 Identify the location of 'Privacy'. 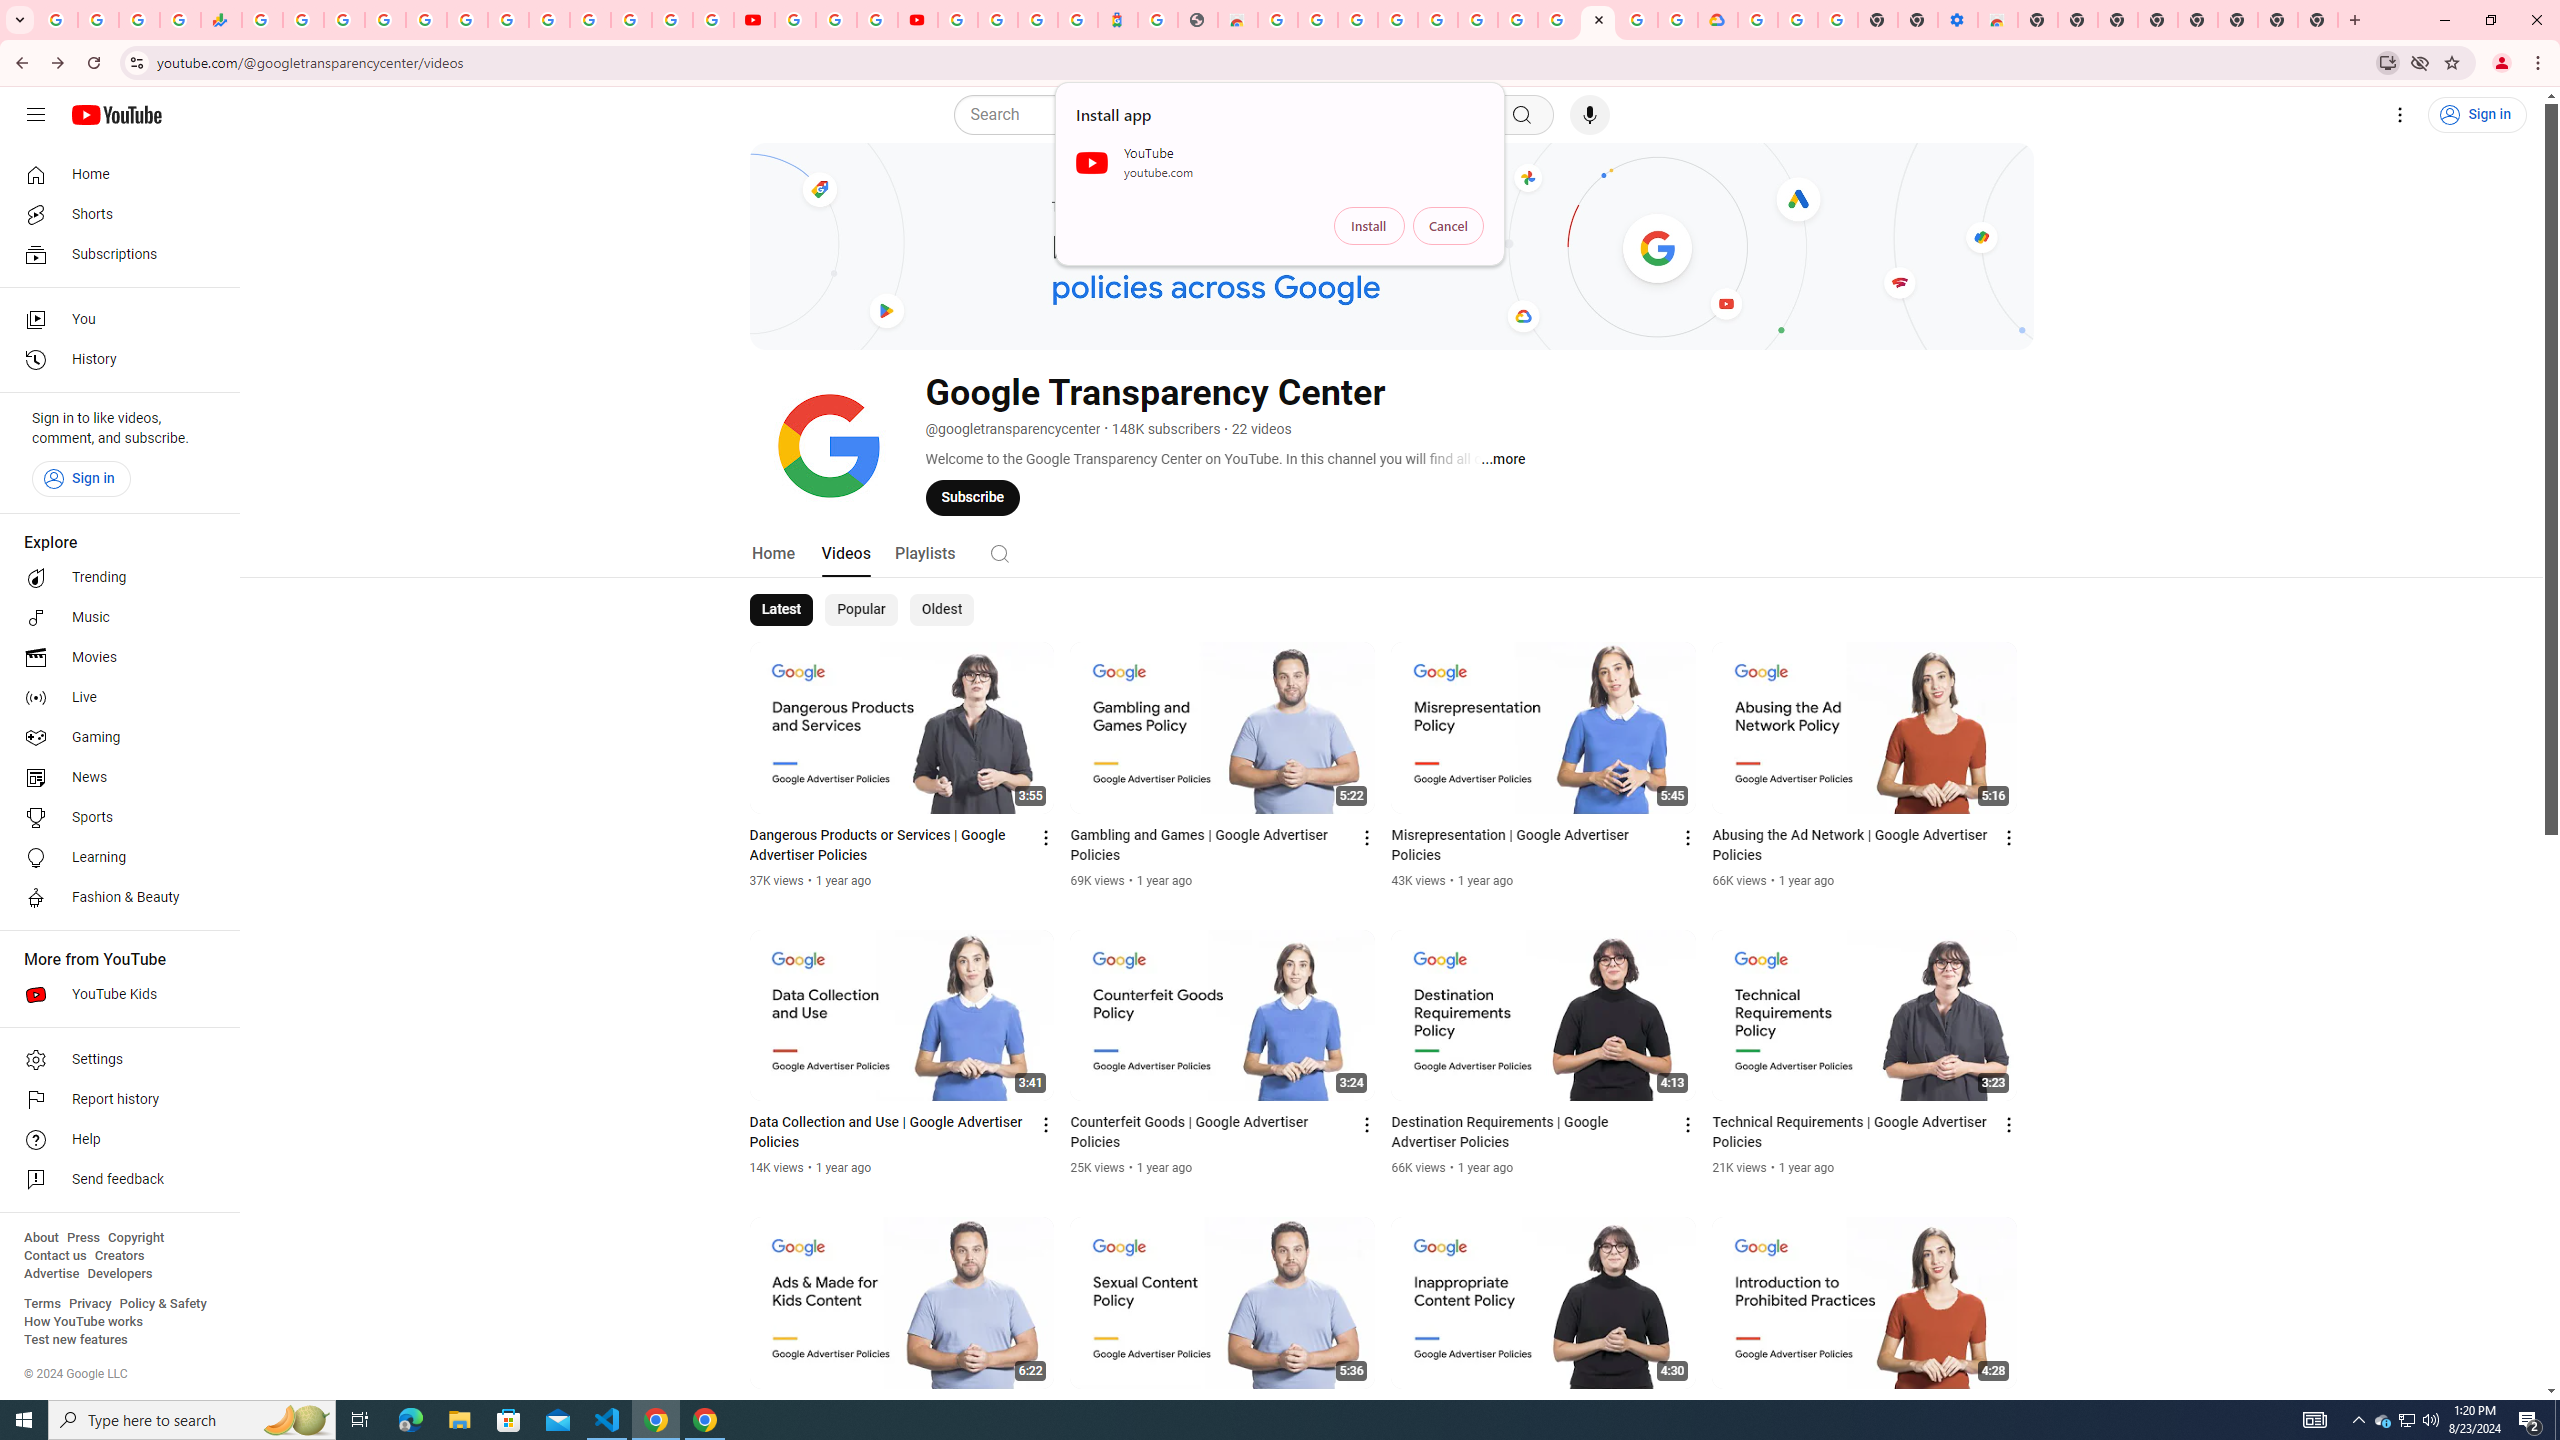
(89, 1302).